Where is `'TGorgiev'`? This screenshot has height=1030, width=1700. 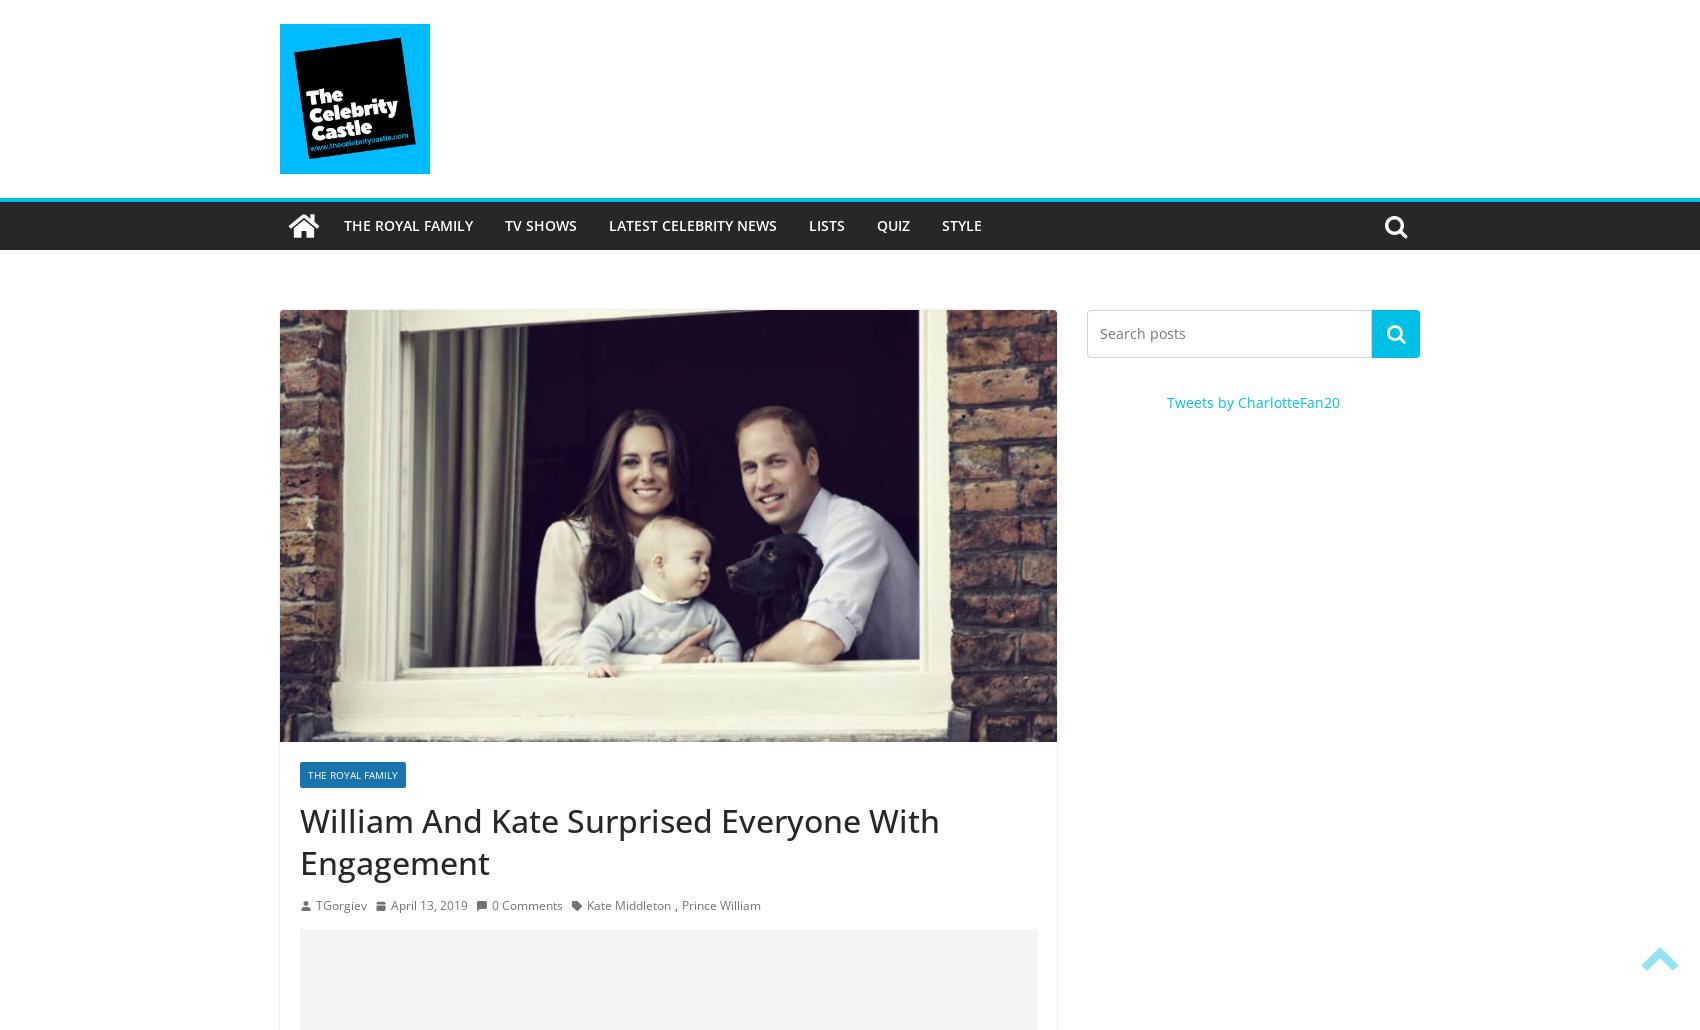 'TGorgiev' is located at coordinates (340, 905).